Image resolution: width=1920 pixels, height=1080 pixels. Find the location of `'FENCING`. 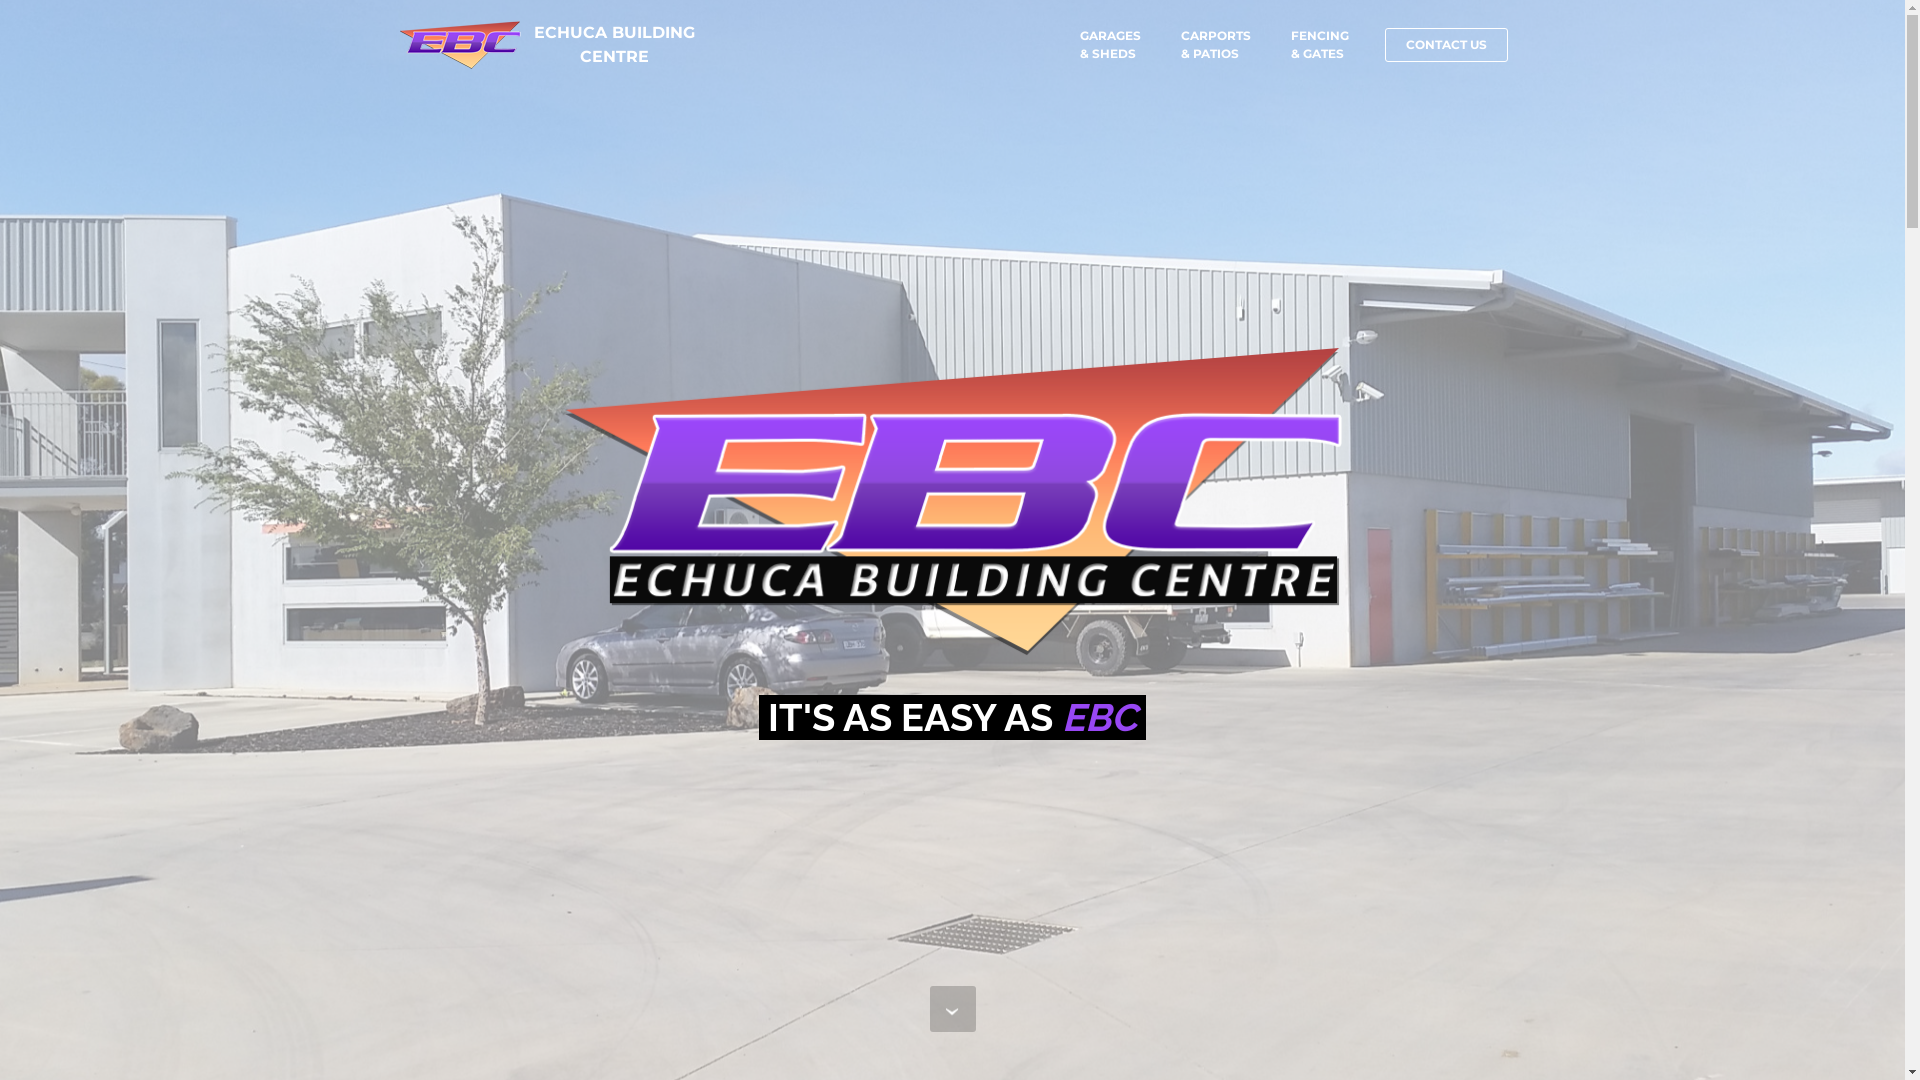

'FENCING is located at coordinates (1319, 45).